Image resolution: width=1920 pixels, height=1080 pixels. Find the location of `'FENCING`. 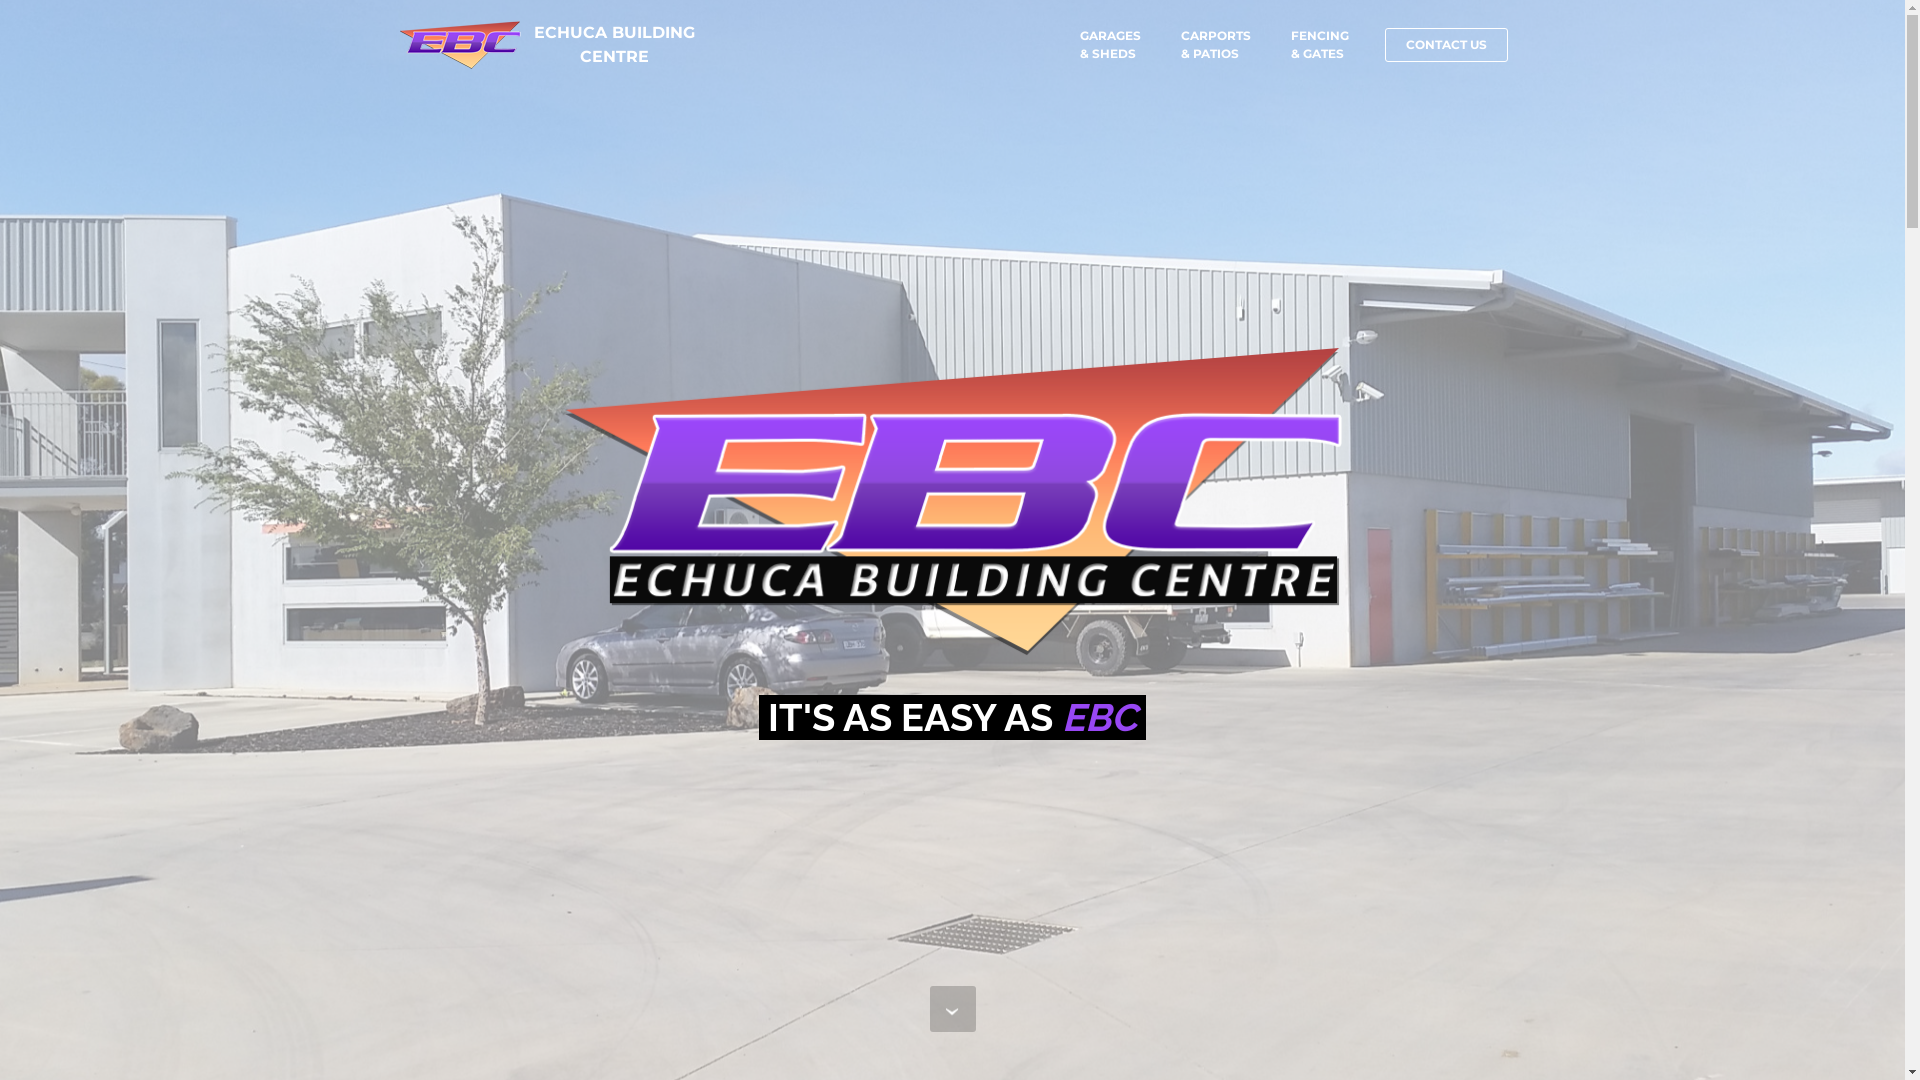

'FENCING is located at coordinates (1319, 45).